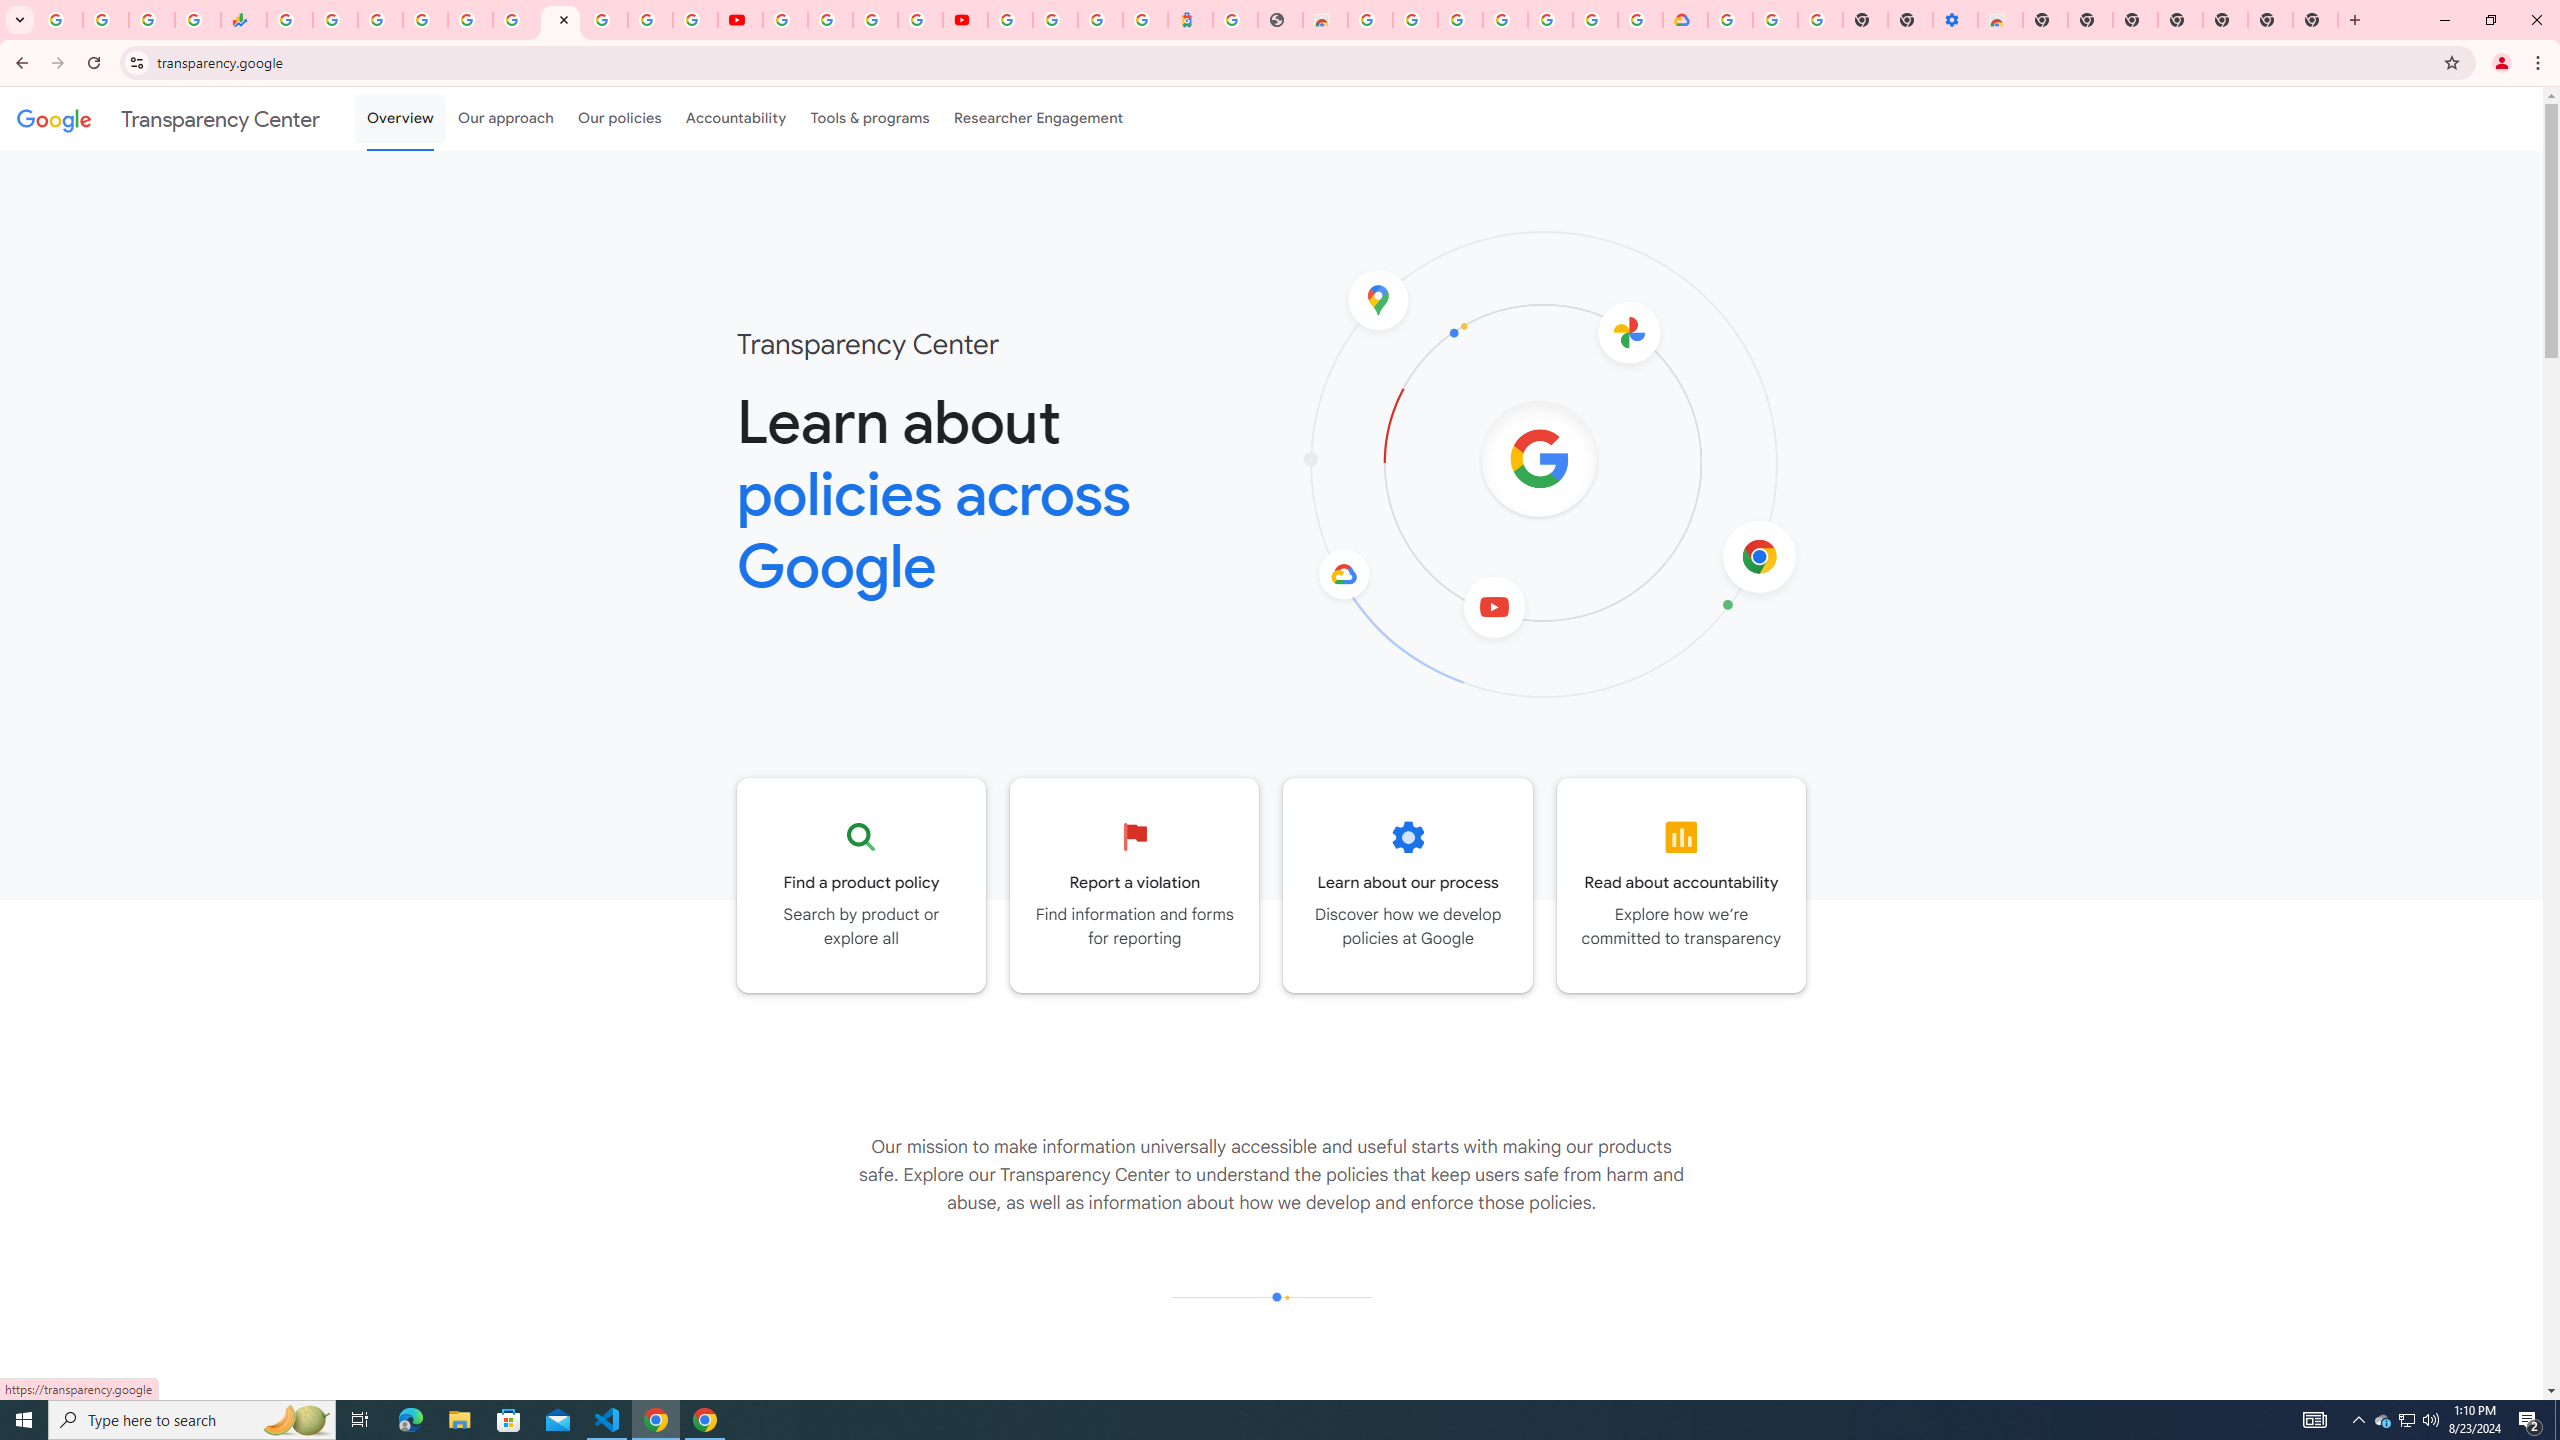 Image resolution: width=2560 pixels, height=1440 pixels. What do you see at coordinates (2443, 19) in the screenshot?
I see `'Minimize'` at bounding box center [2443, 19].